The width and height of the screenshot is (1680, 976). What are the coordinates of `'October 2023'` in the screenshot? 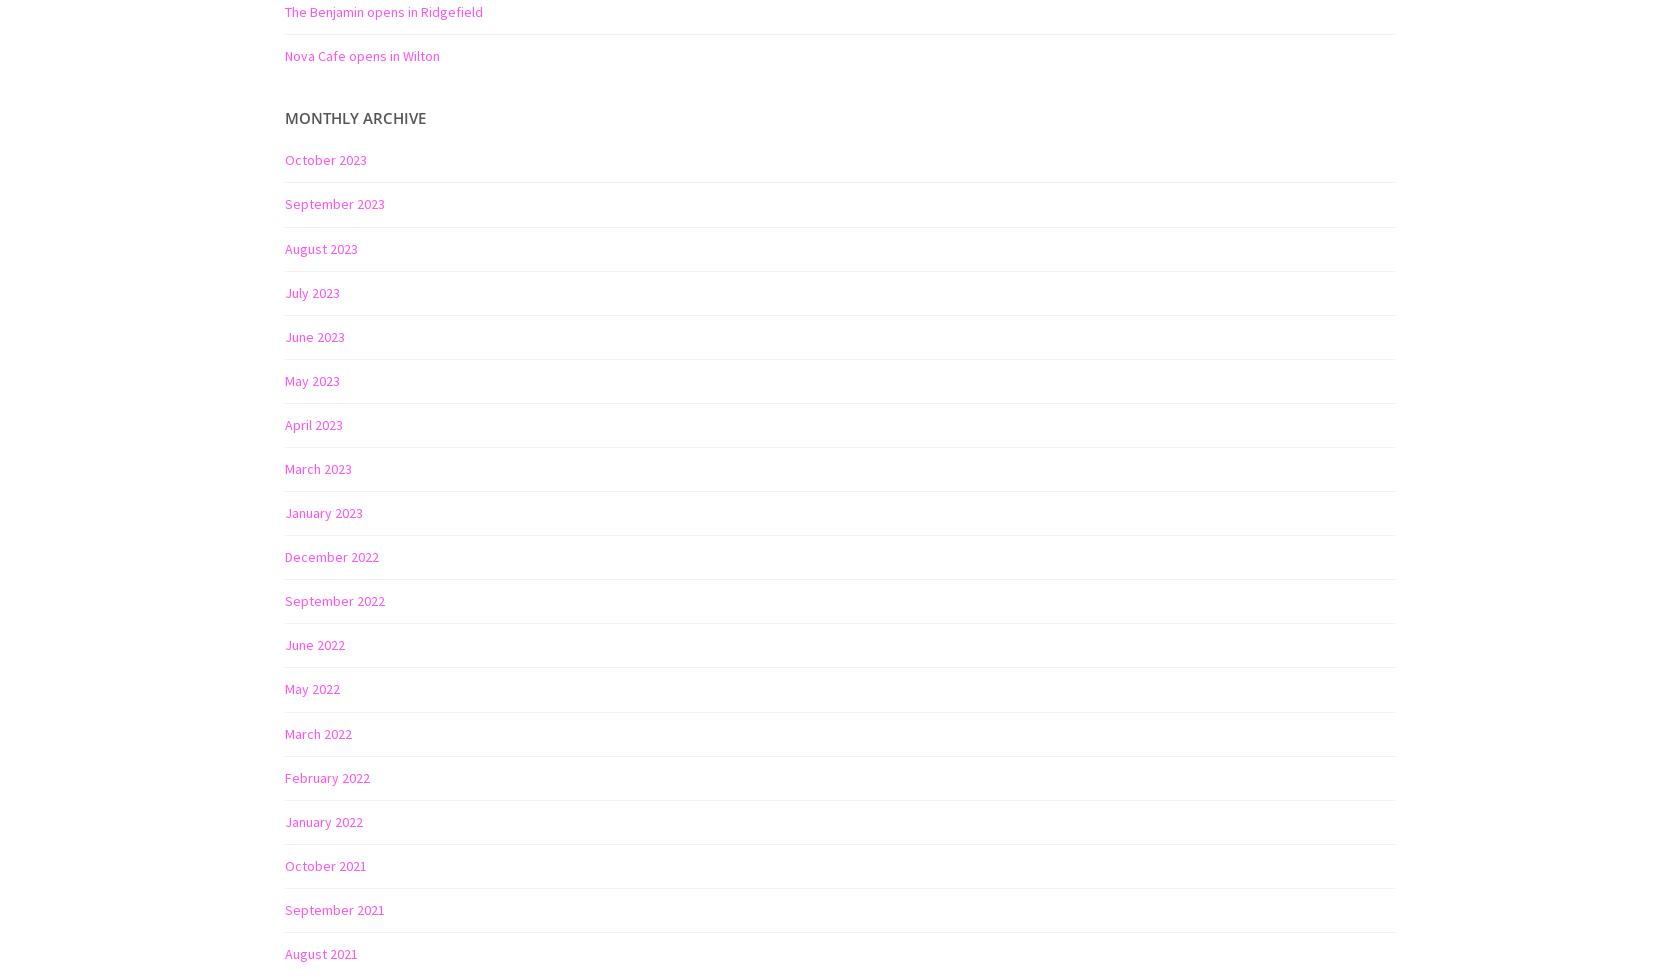 It's located at (325, 158).